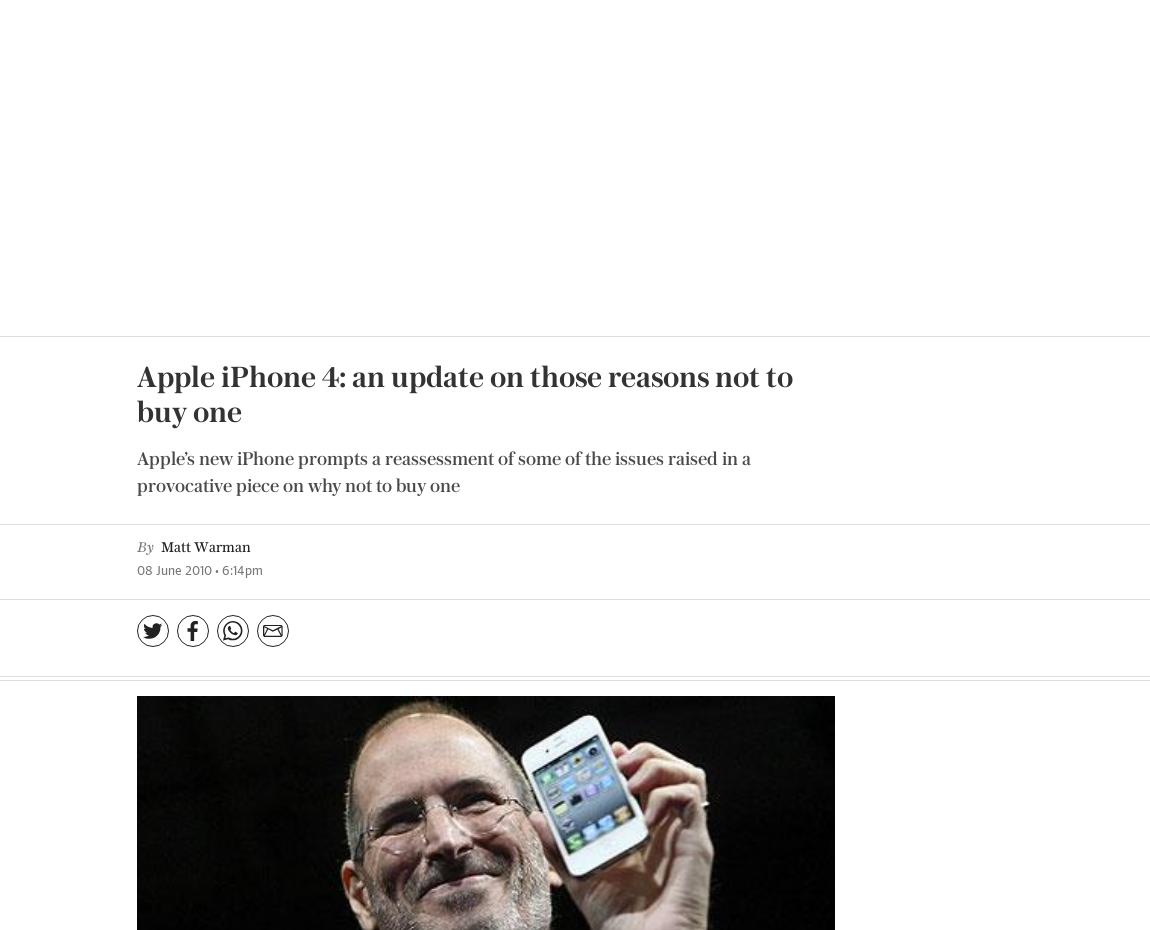 Image resolution: width=1150 pixels, height=930 pixels. What do you see at coordinates (300, 675) in the screenshot?
I see `'Try The Telegraph free for 1 month'` at bounding box center [300, 675].